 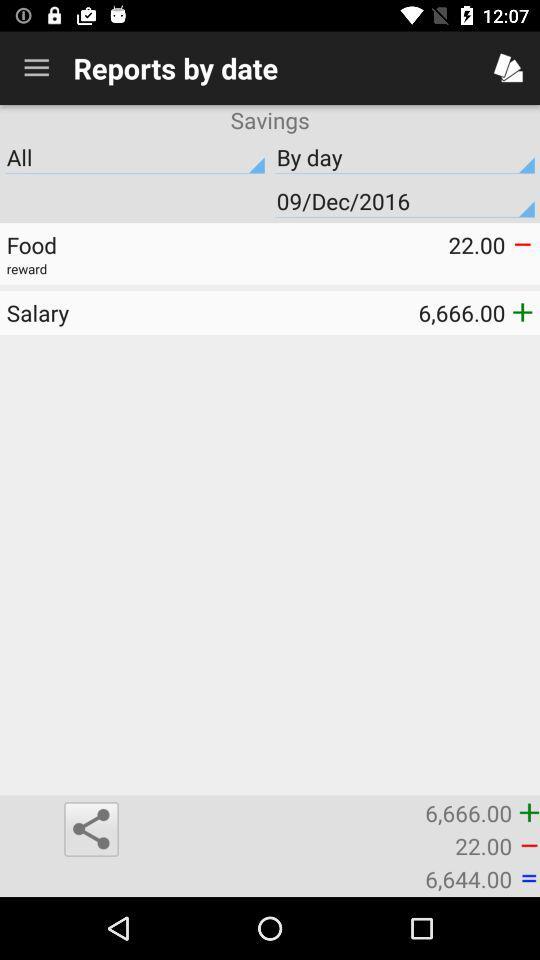 What do you see at coordinates (137, 244) in the screenshot?
I see `food icon` at bounding box center [137, 244].